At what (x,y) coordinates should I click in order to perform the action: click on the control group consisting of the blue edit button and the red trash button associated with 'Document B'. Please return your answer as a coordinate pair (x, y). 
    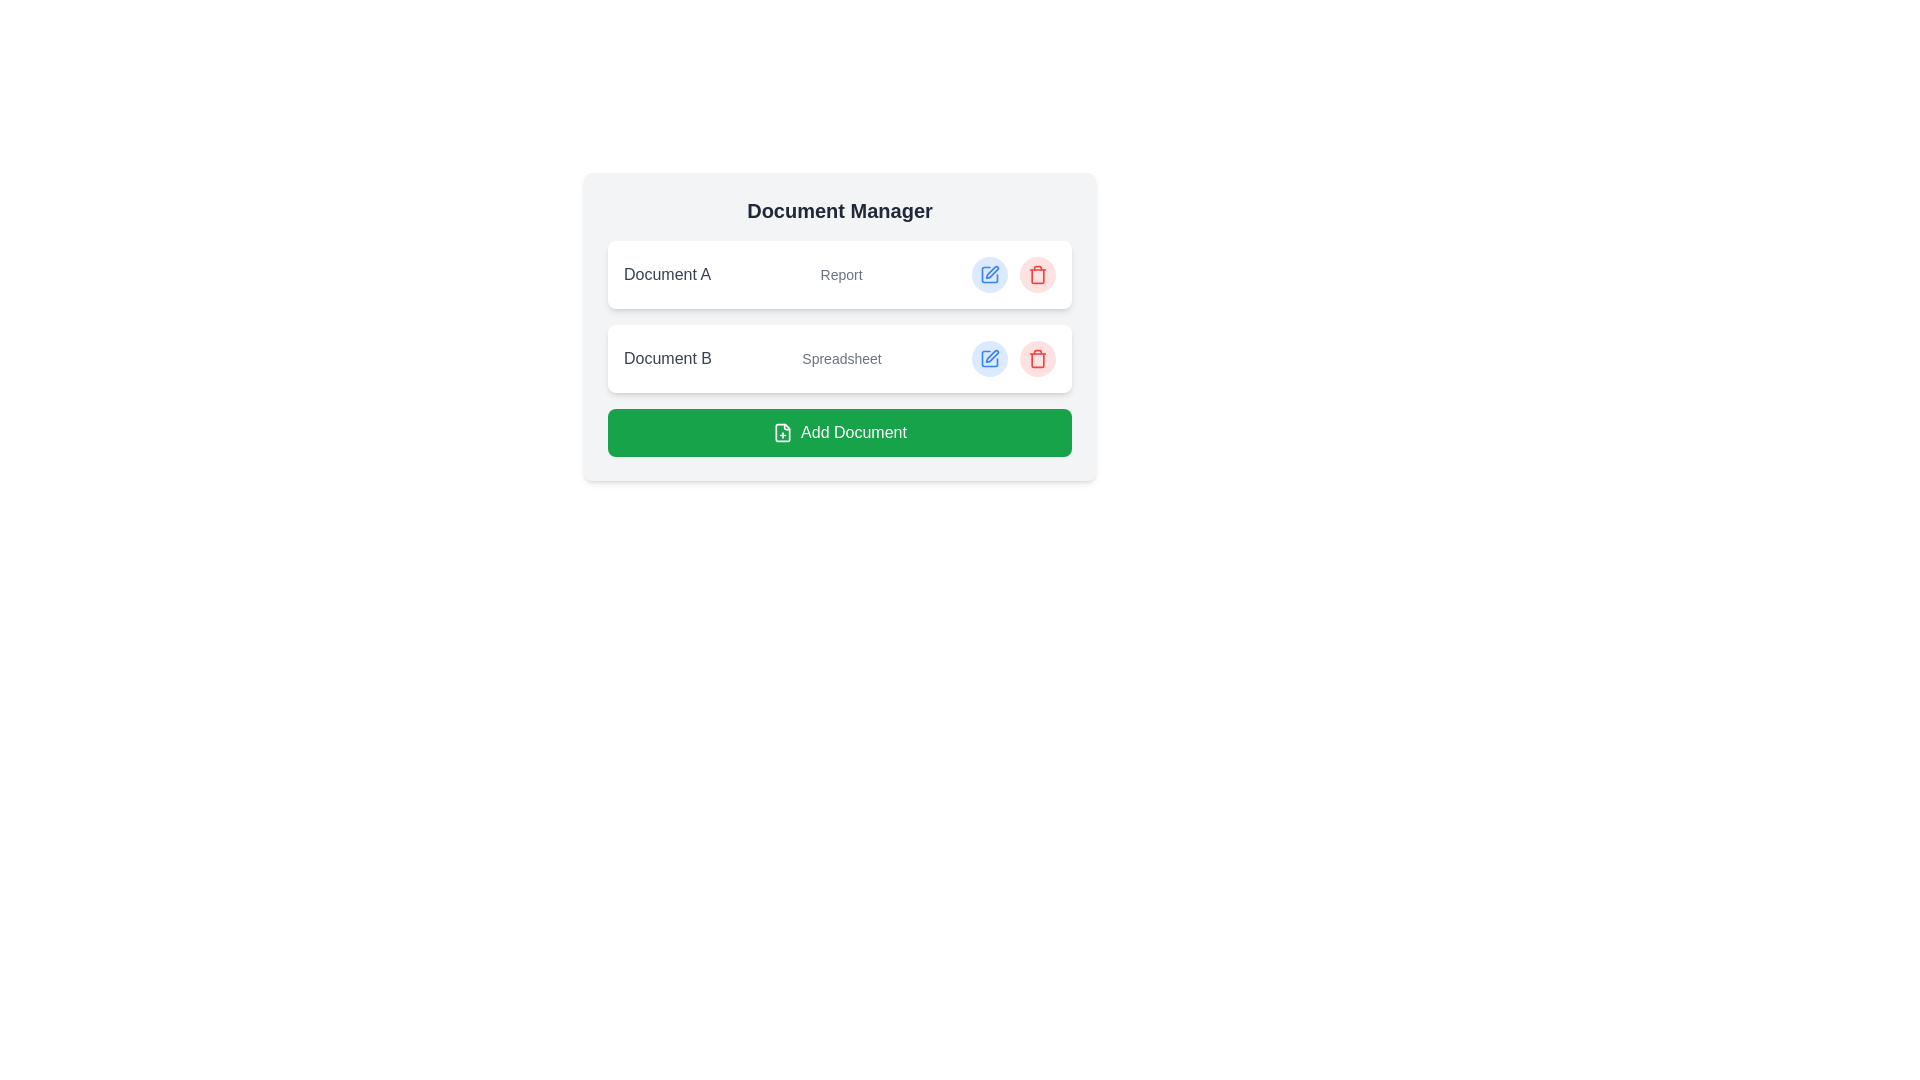
    Looking at the image, I should click on (1013, 357).